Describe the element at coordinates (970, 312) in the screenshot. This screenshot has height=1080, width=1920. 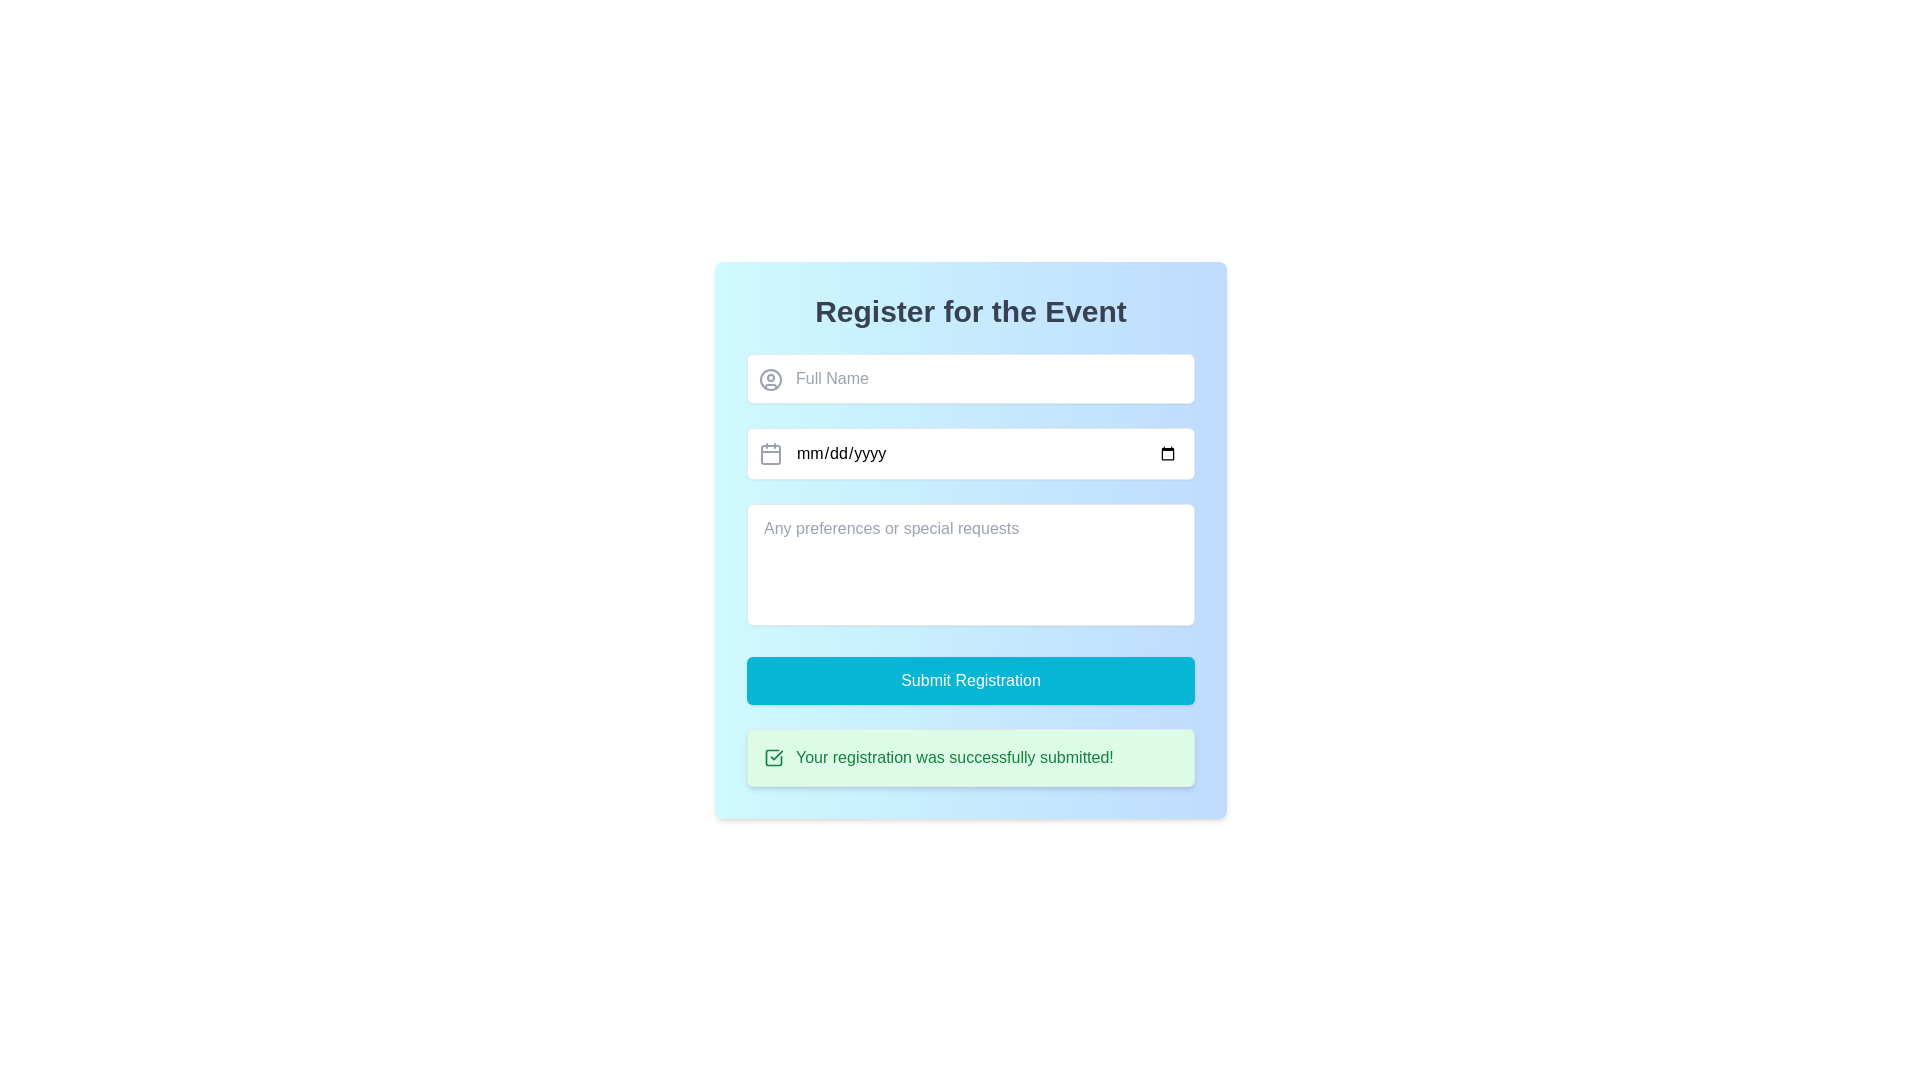
I see `the static text header titled 'Register for the Event', which is bold and centered at the top of the form card` at that location.